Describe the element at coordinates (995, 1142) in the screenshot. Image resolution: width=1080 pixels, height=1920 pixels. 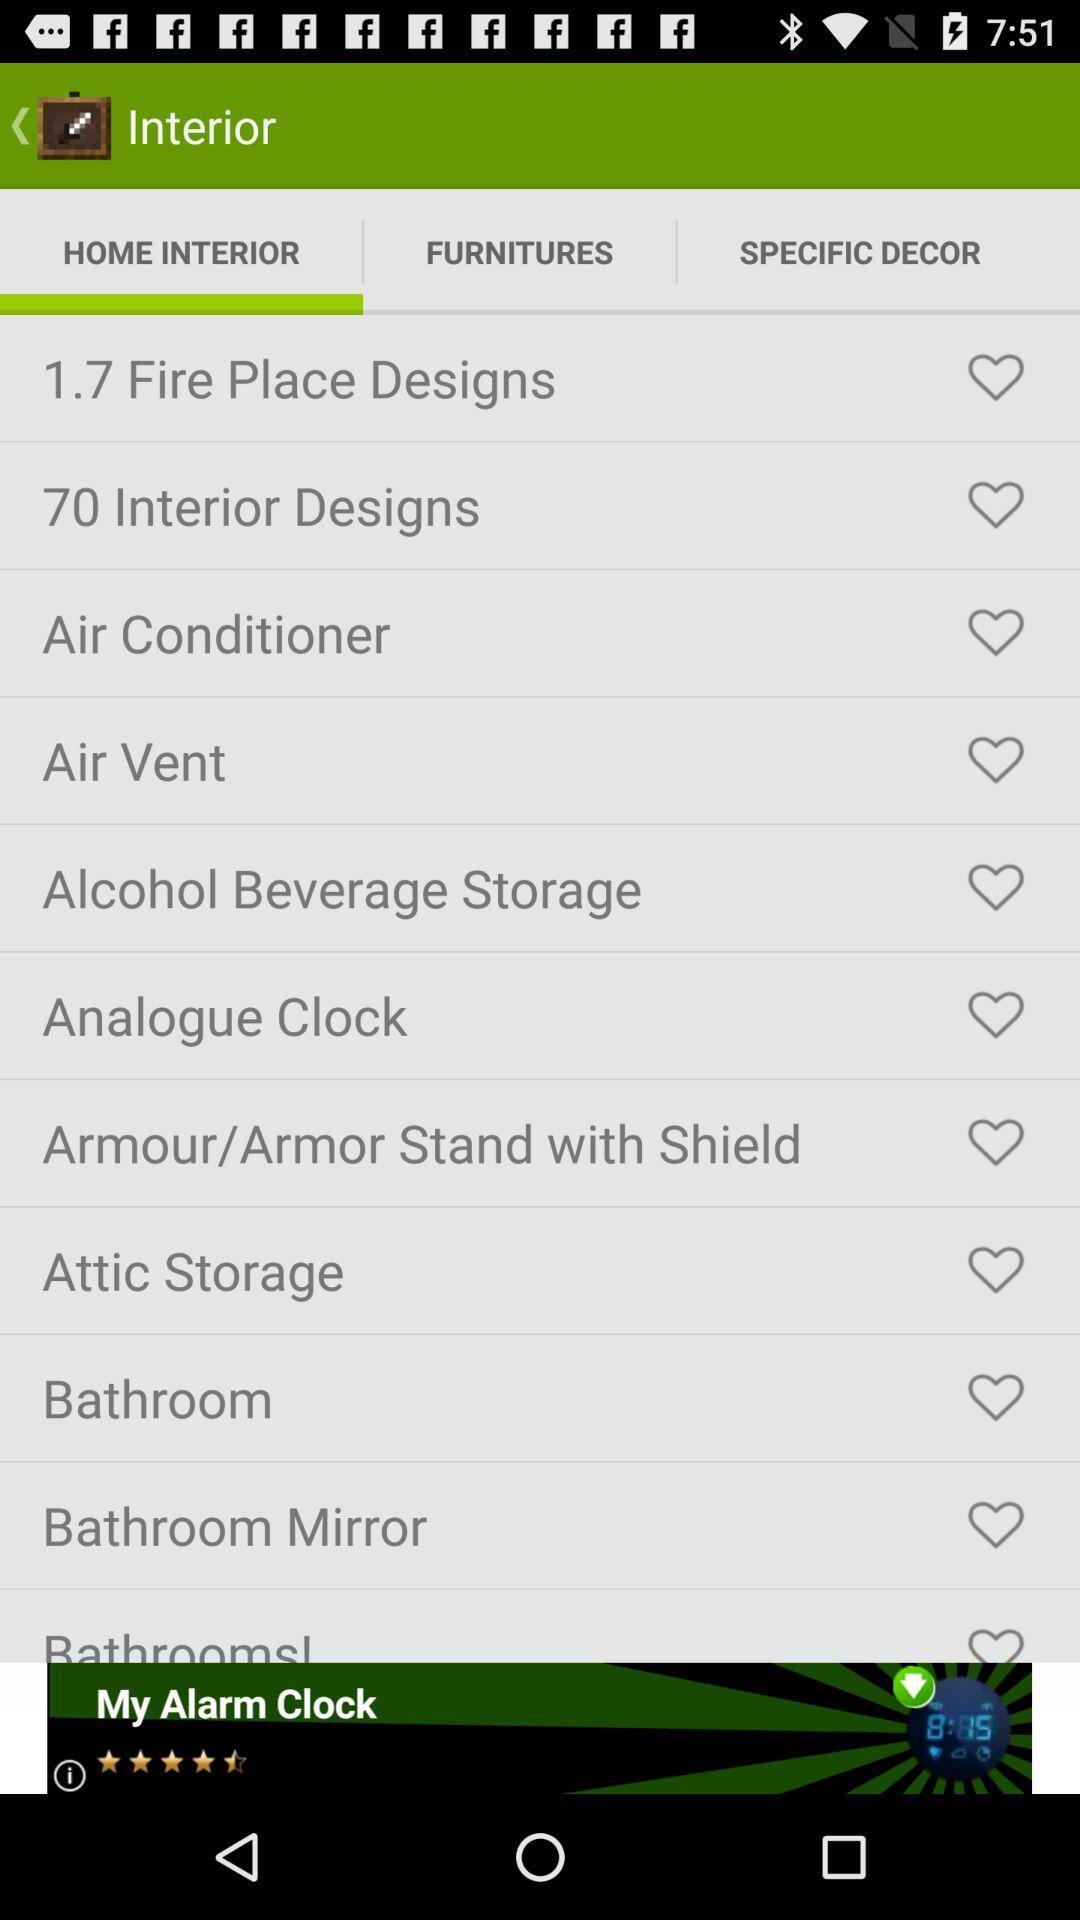
I see `like` at that location.